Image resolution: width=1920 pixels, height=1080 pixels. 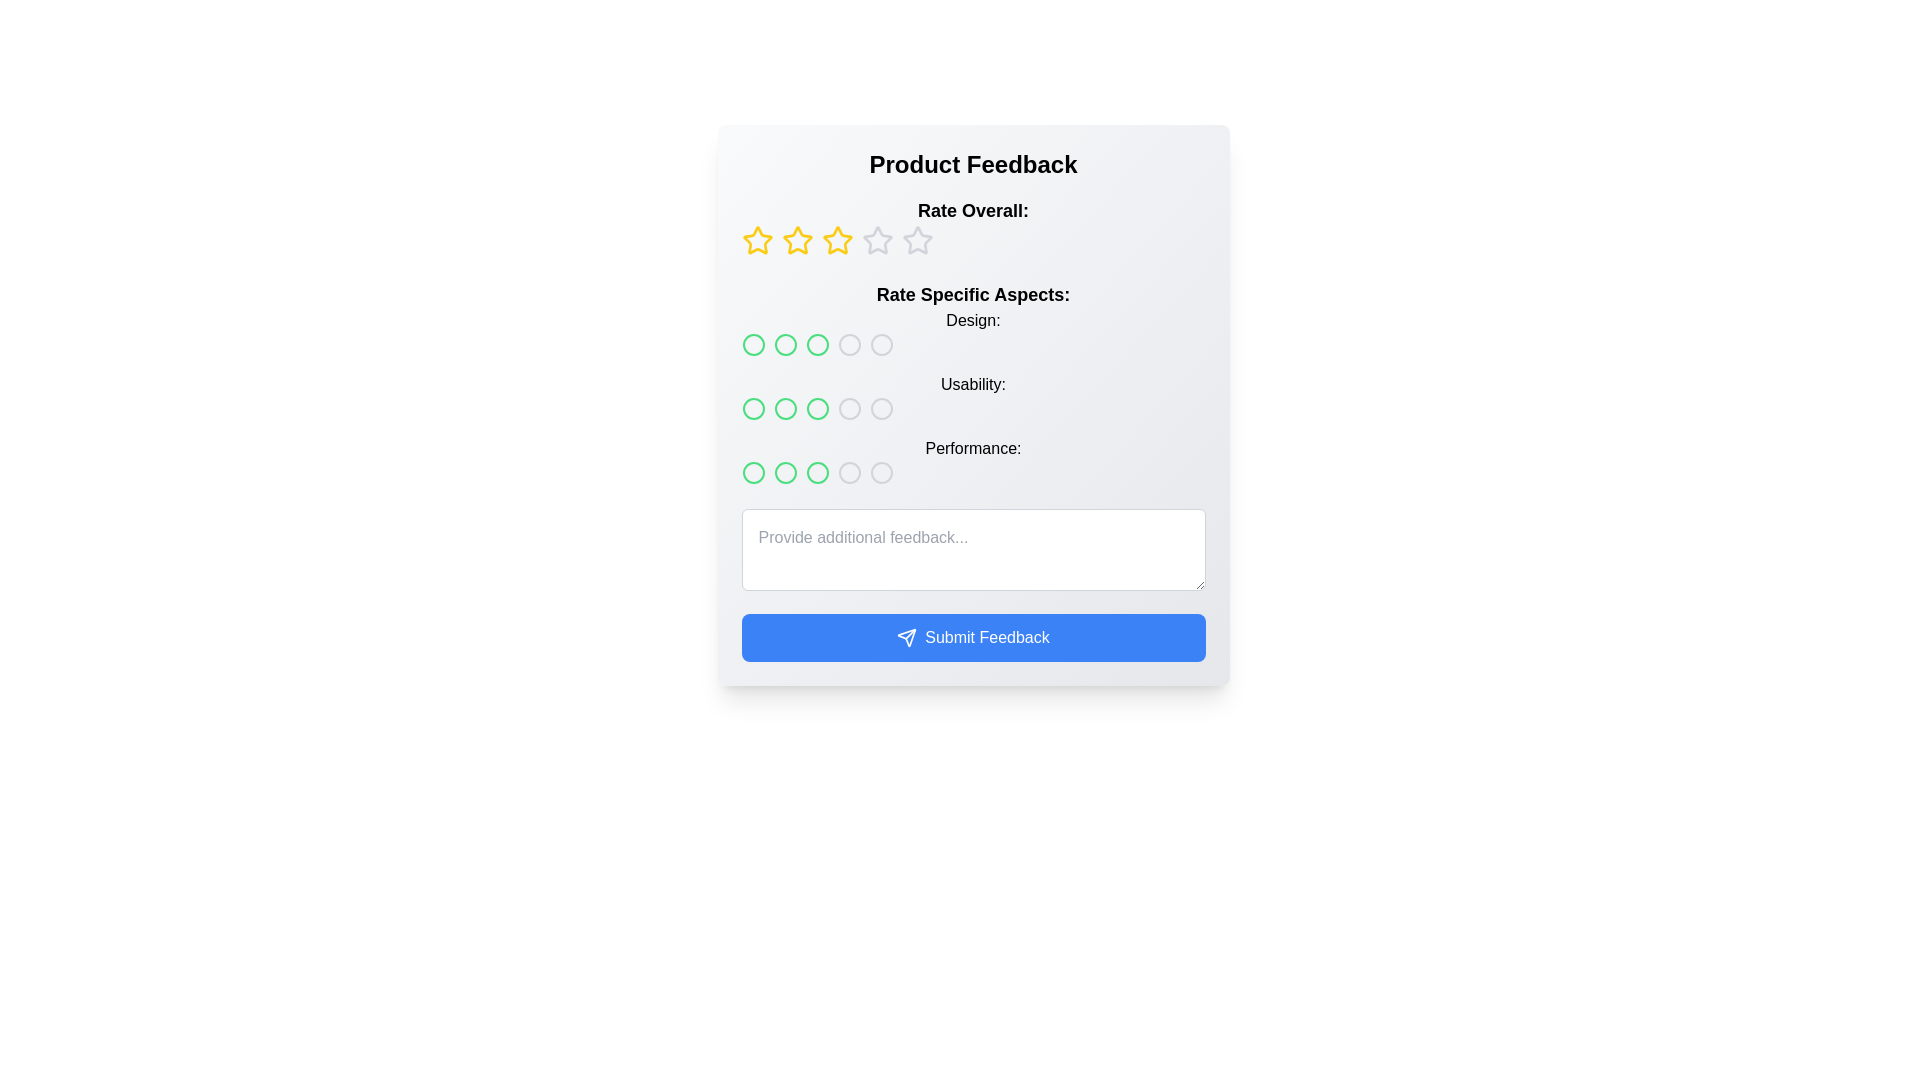 I want to click on the third circle in the 'Usability' rating group within the 'Rate Specific Aspects' section of the 'Product Feedback' form to indicate a specific rating level, so click(x=784, y=407).